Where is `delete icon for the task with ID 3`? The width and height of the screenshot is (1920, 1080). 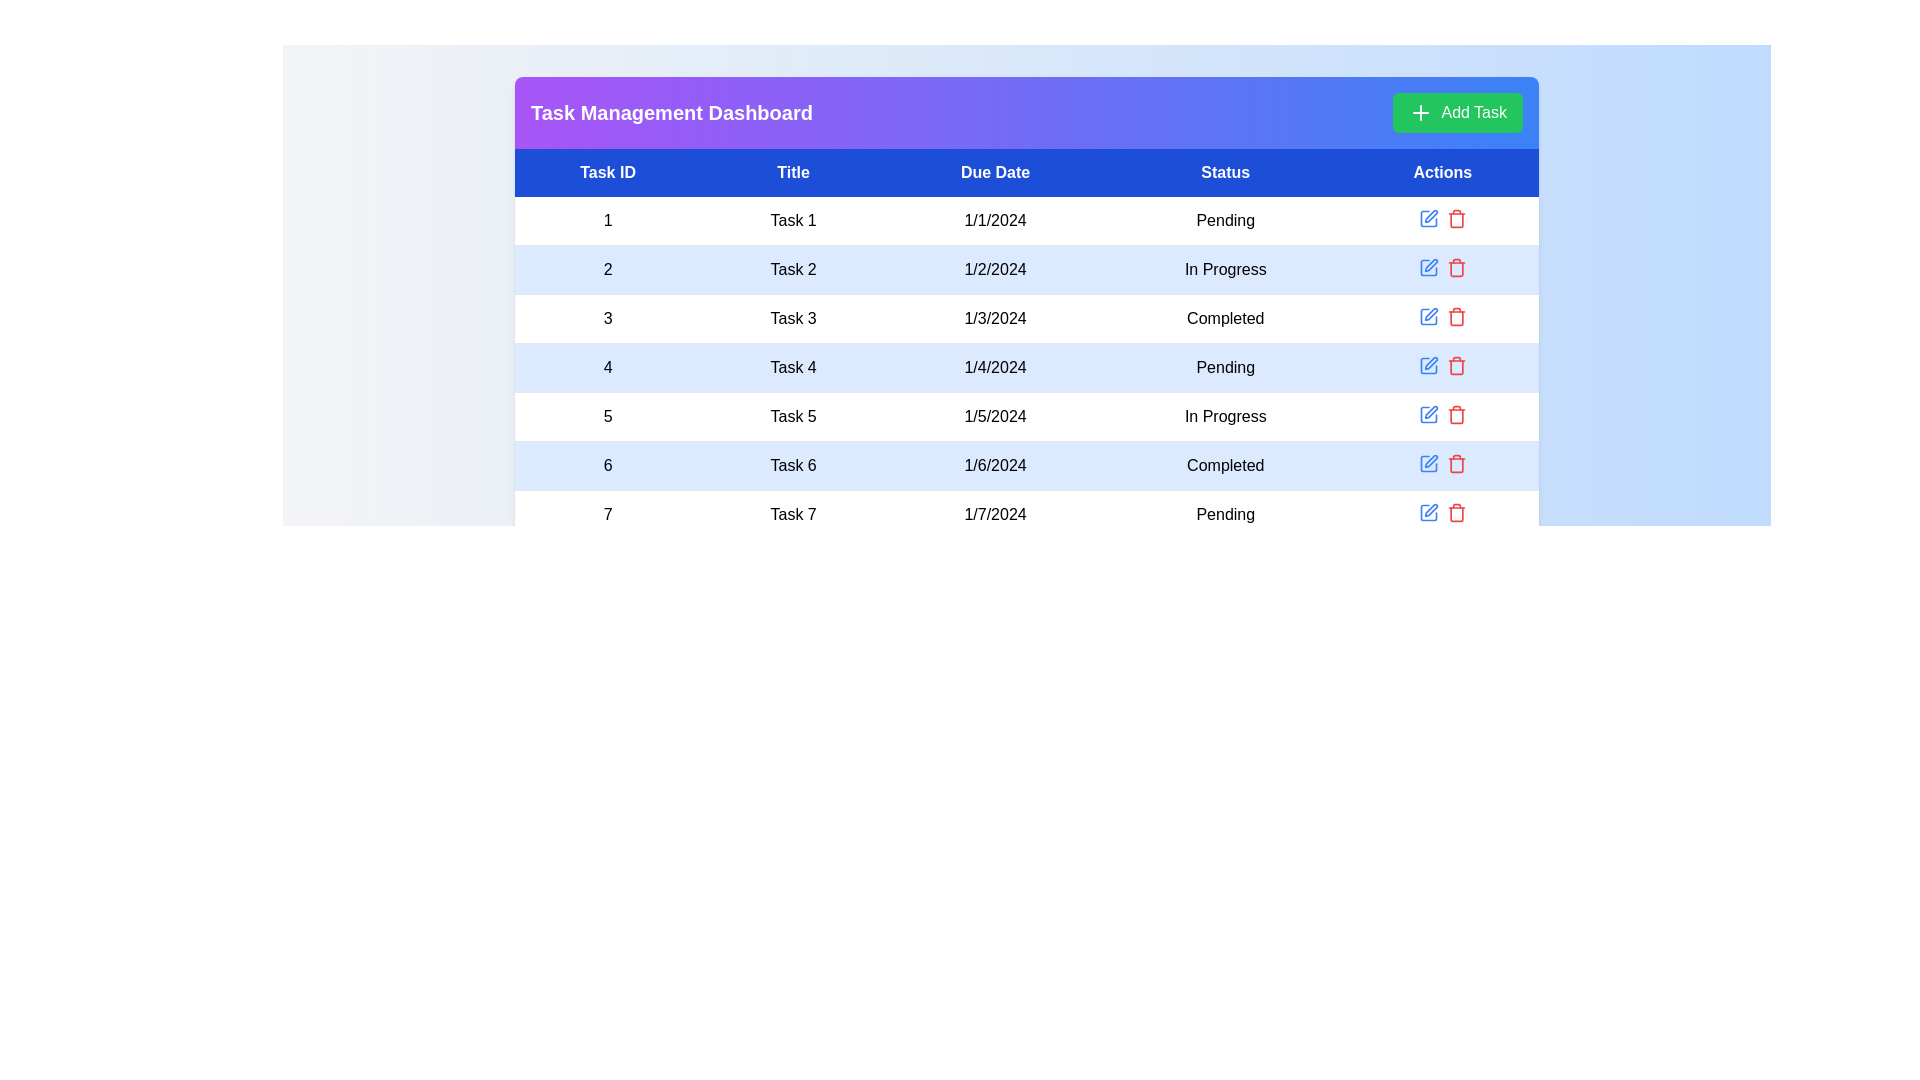 delete icon for the task with ID 3 is located at coordinates (1456, 315).